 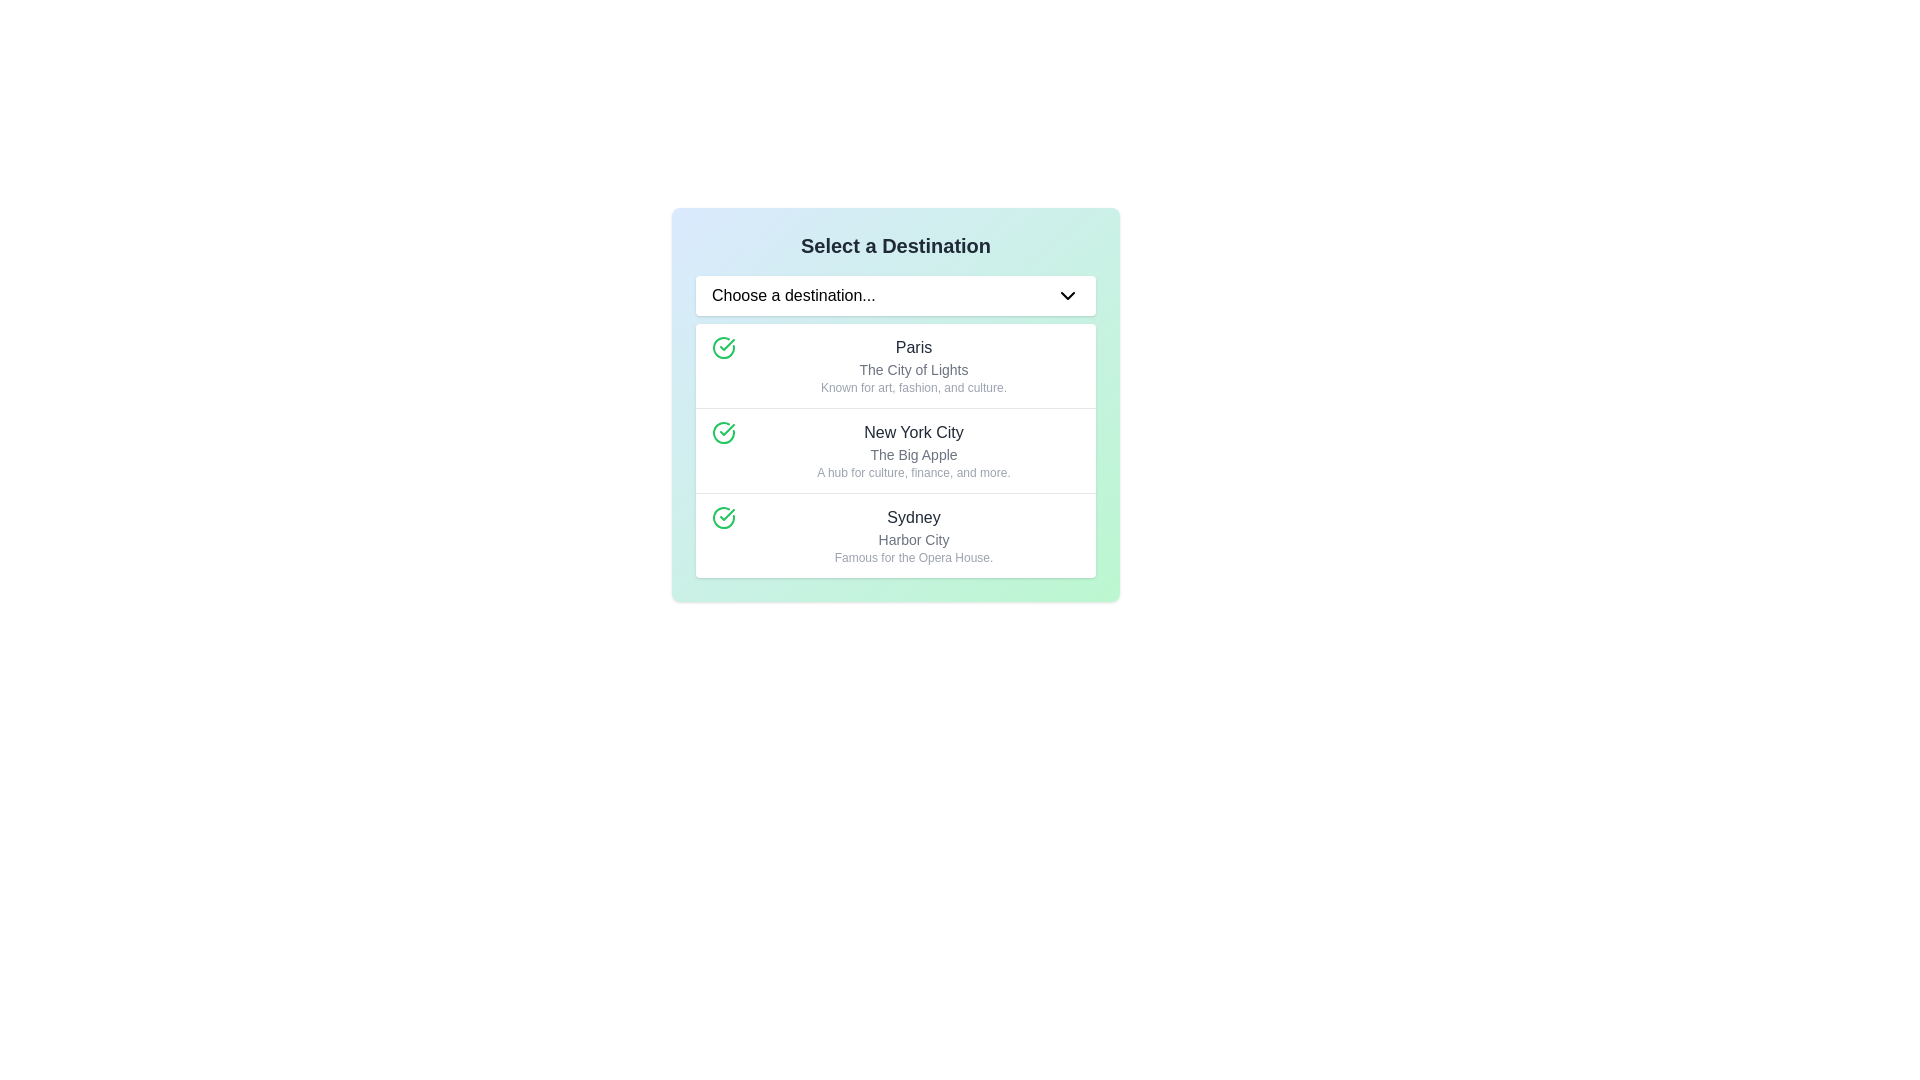 What do you see at coordinates (912, 473) in the screenshot?
I see `the line of small gray text reading 'A hub for culture, finance, and more.' which is located directly below 'The Big Apple' in the third list entry of the dropdown menu under 'Select a Destination'` at bounding box center [912, 473].